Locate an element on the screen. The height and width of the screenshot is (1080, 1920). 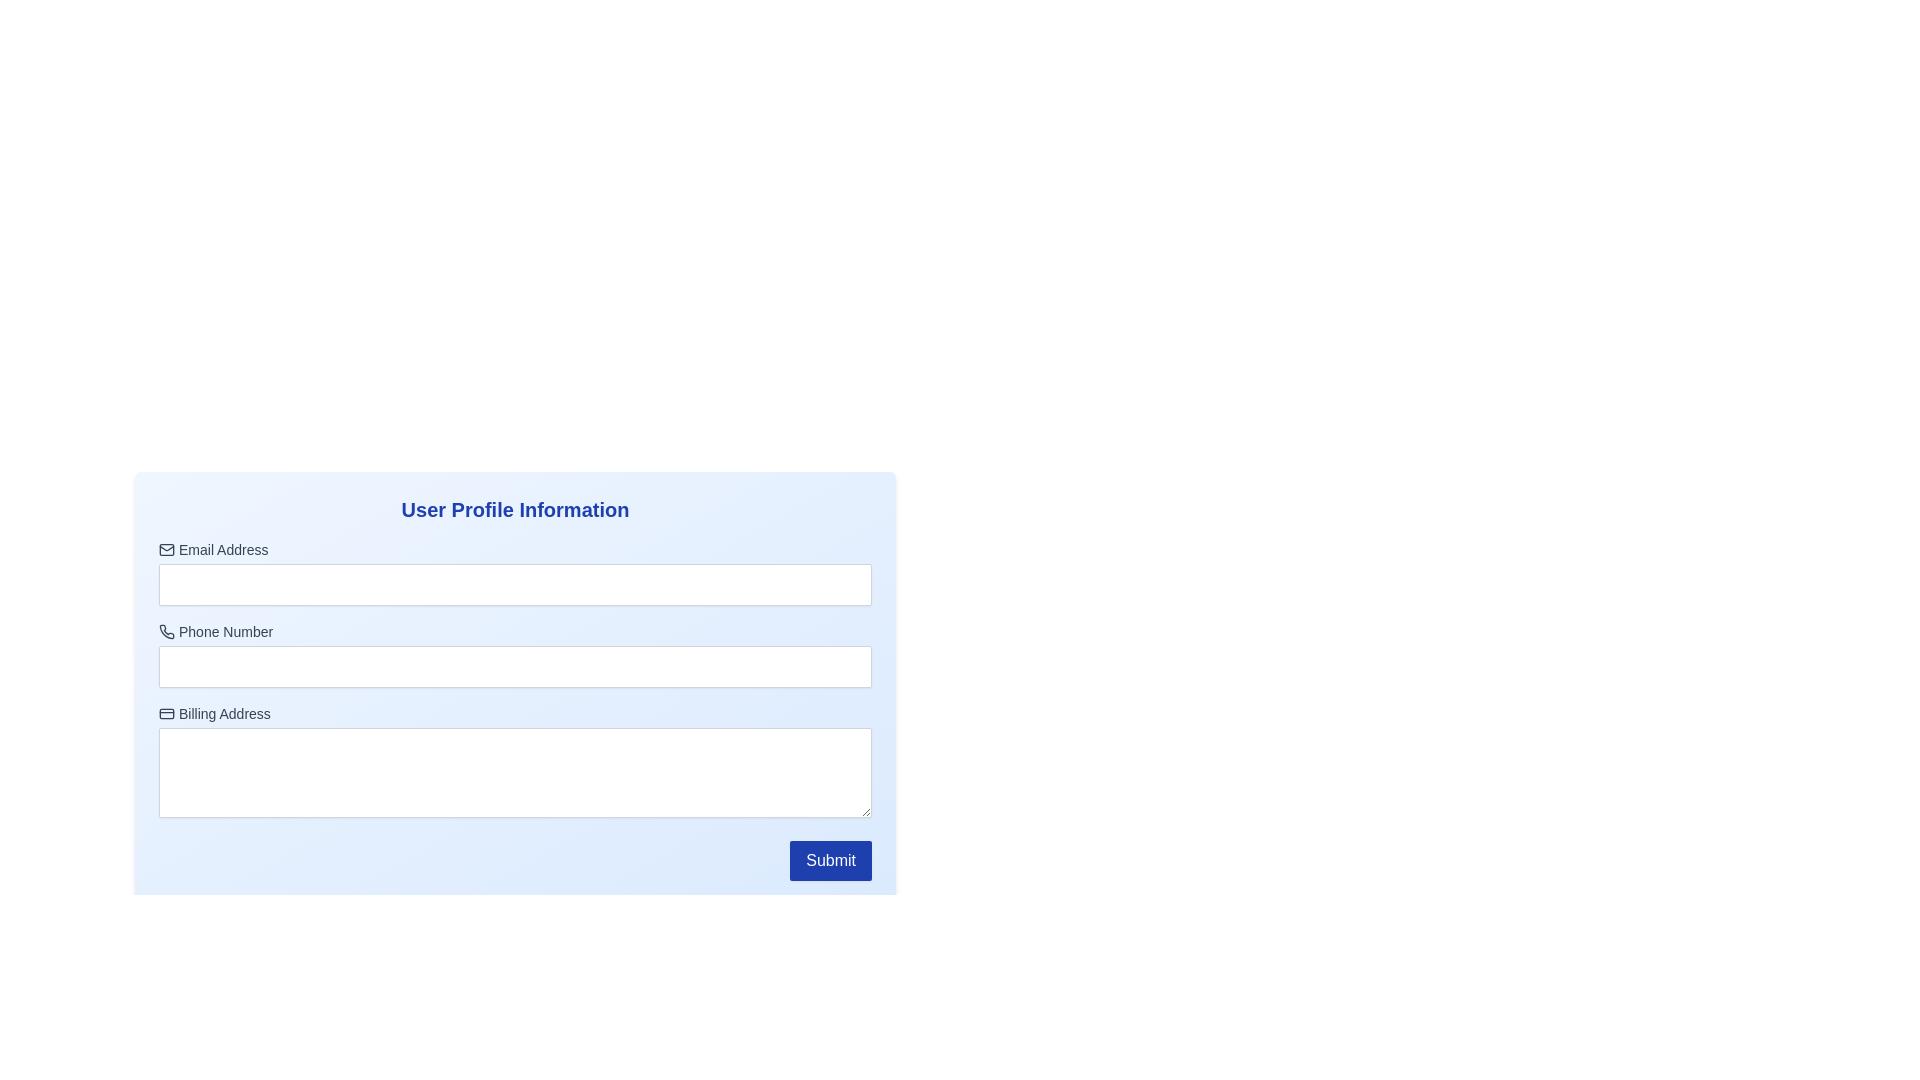
the text heading labeled 'User Profile Information', which is styled in blue and bold, located at the top of the section above the form fields is located at coordinates (515, 508).